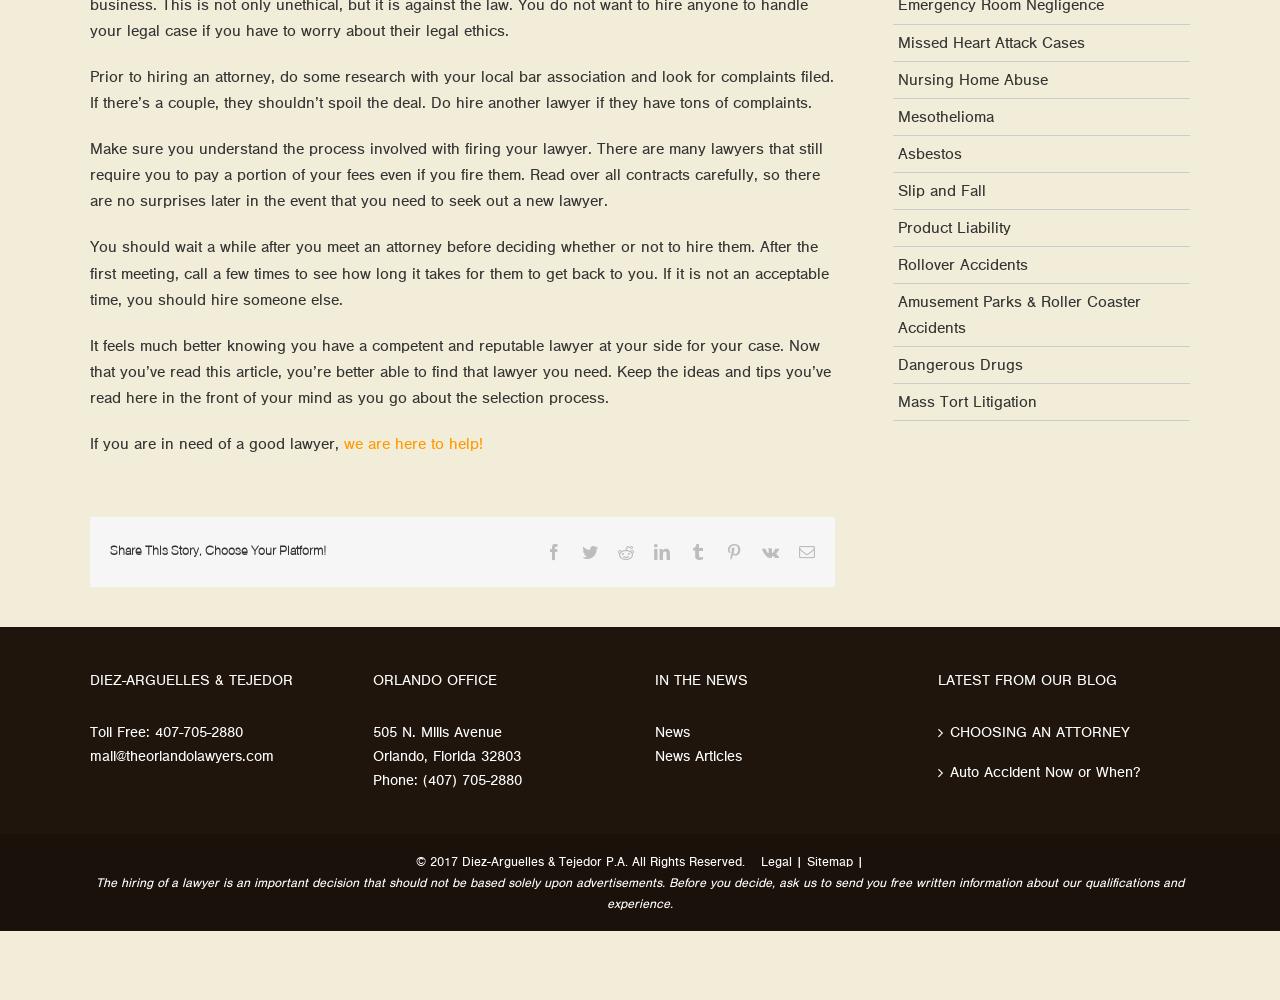 This screenshot has height=1000, width=1280. Describe the element at coordinates (897, 42) in the screenshot. I see `'Missed Heart Attack Cases'` at that location.